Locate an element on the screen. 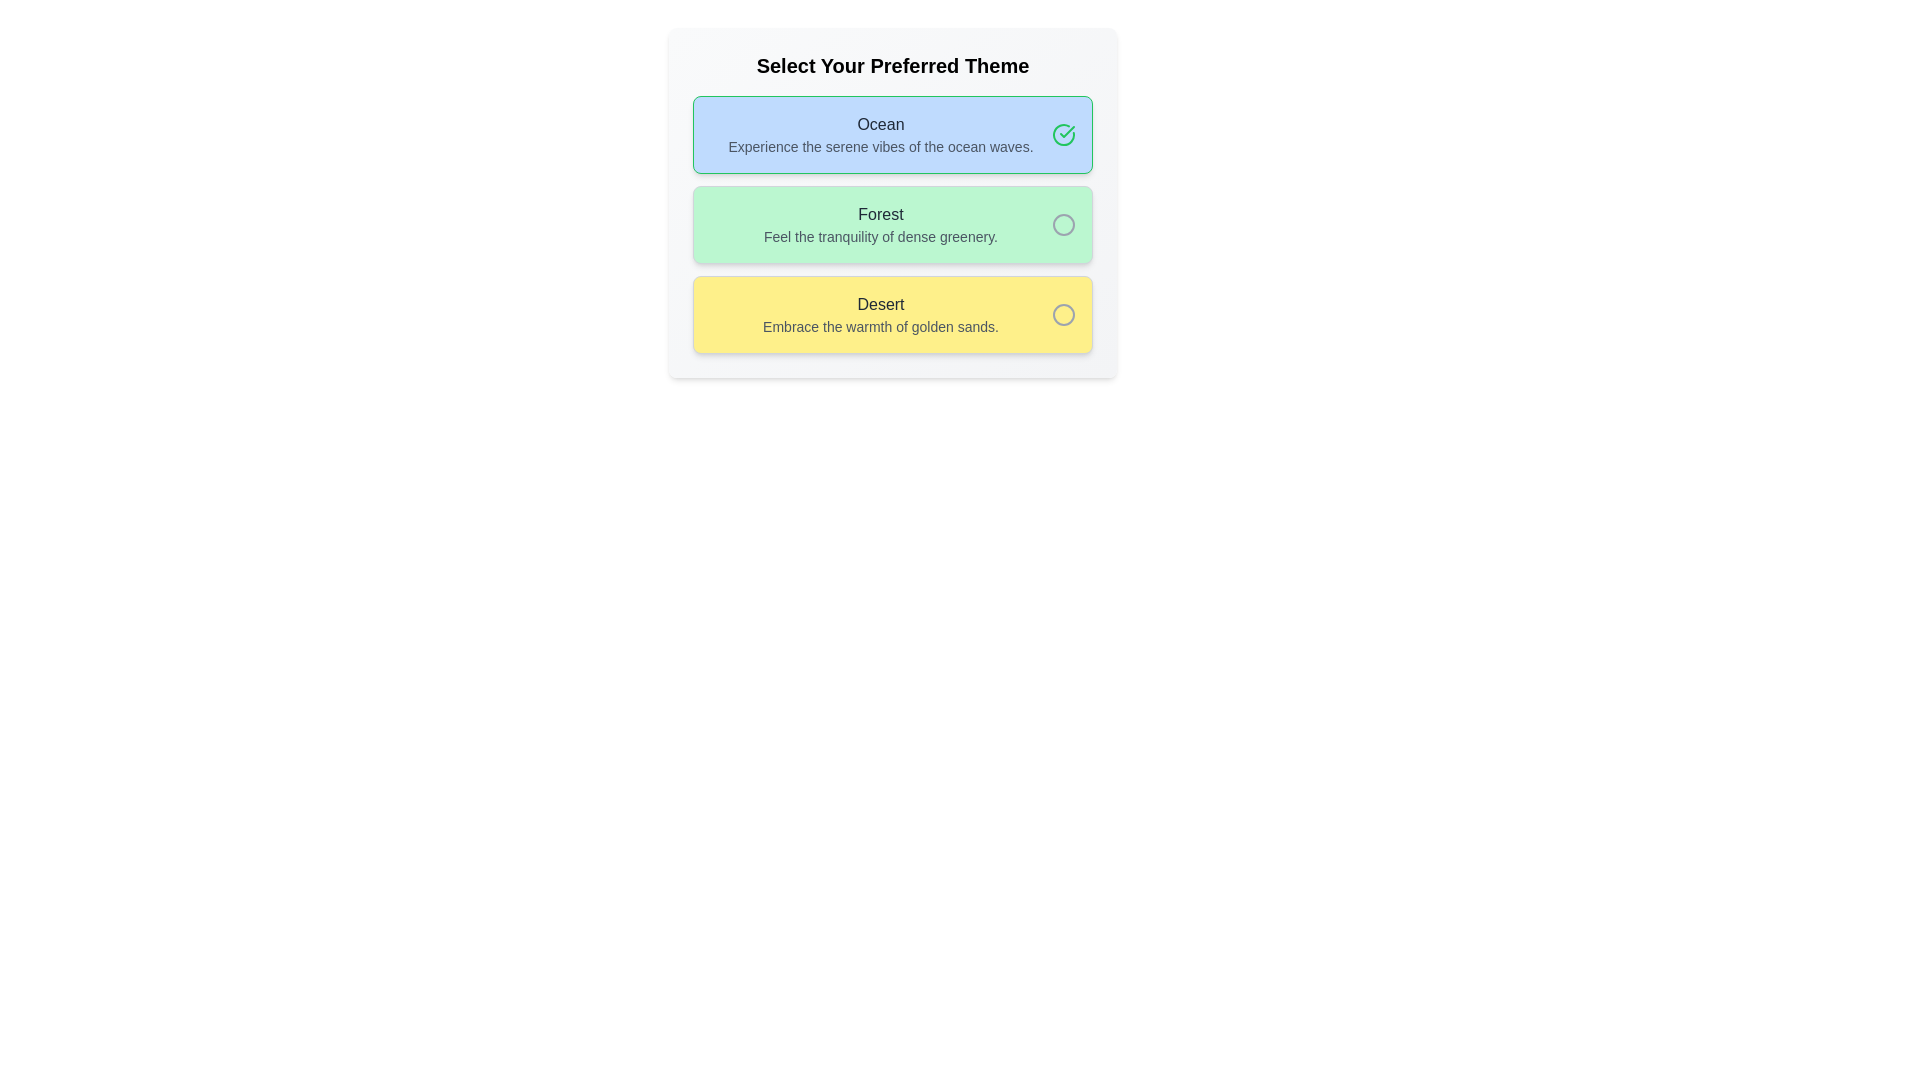  the text element that reads 'Embrace the warmth of golden sands.' which is styled in a smaller gray font and located below the text 'Desert' in a vertically stacked group of selectable themes is located at coordinates (880, 326).